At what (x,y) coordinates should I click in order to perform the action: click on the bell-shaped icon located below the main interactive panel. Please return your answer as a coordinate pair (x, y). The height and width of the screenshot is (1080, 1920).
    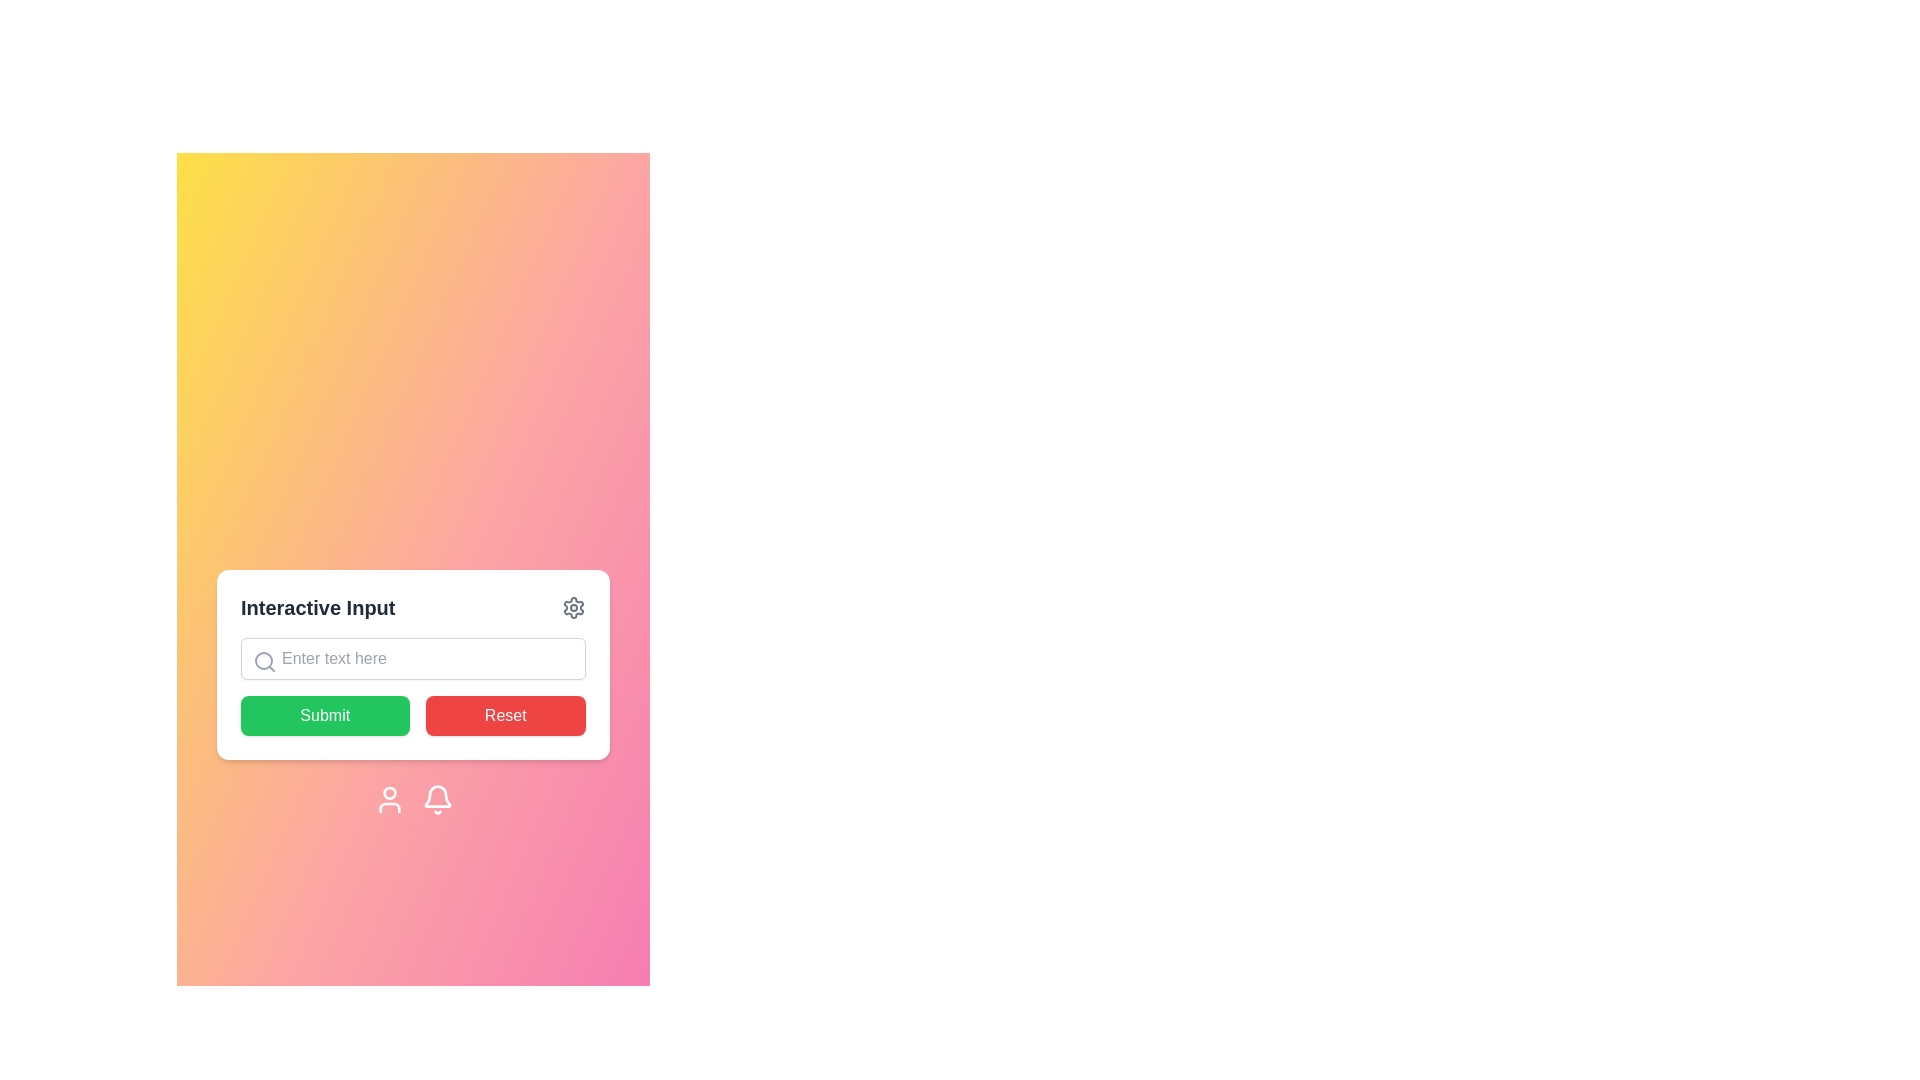
    Looking at the image, I should click on (436, 798).